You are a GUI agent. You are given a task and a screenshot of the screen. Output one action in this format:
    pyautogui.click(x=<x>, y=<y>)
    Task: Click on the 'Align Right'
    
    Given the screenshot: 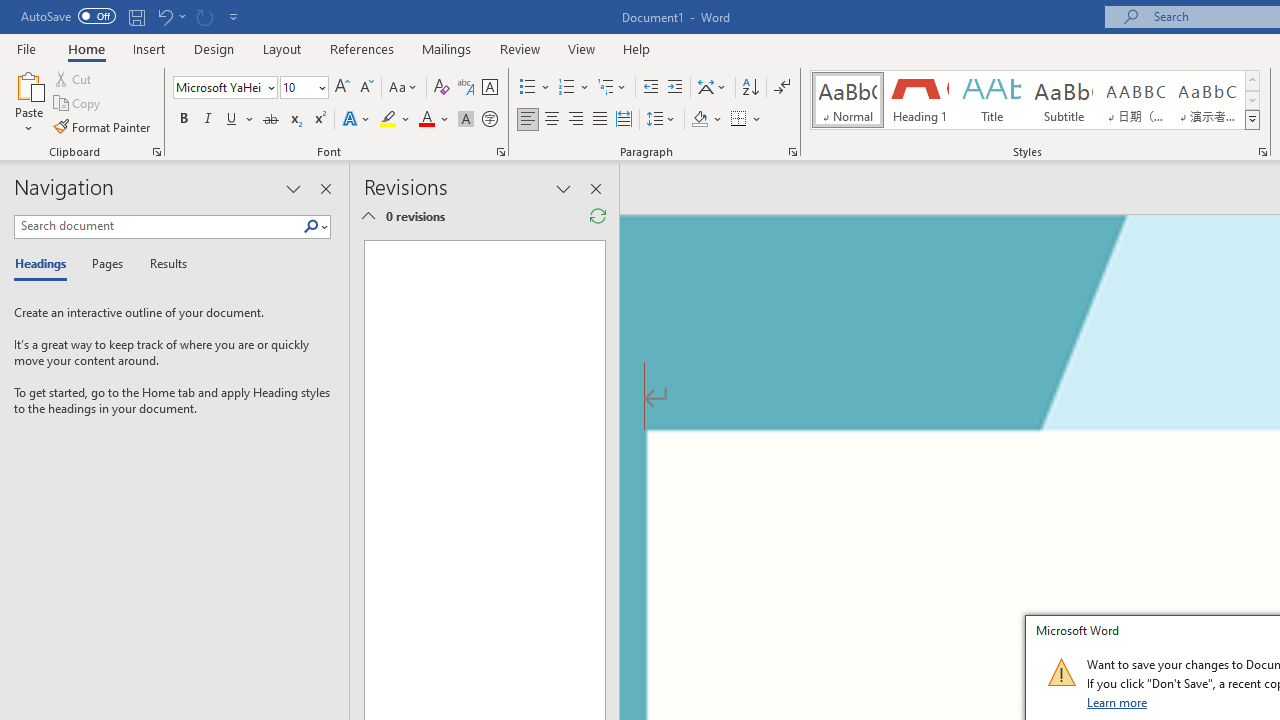 What is the action you would take?
    pyautogui.click(x=575, y=119)
    